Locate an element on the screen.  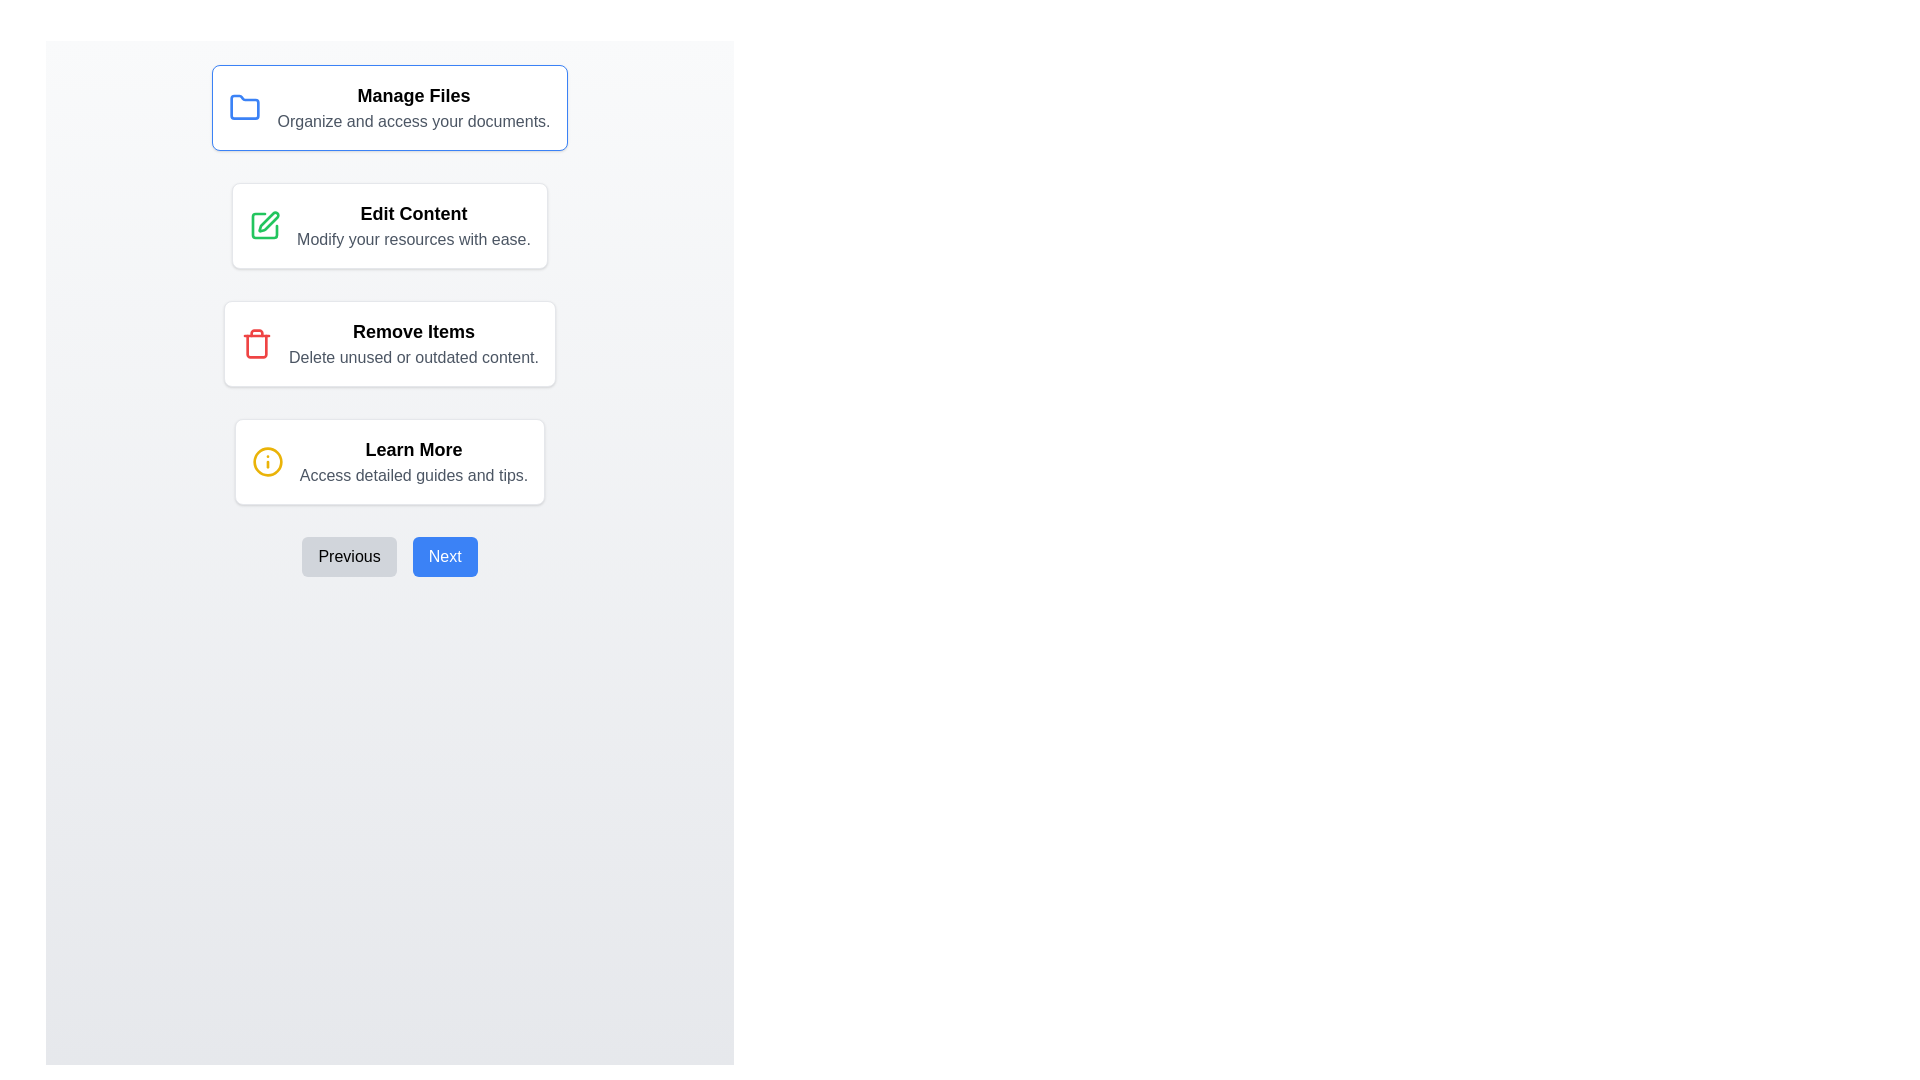
the green pen icon within the 'Edit Content' section, which is part of an SVG graphic is located at coordinates (267, 222).